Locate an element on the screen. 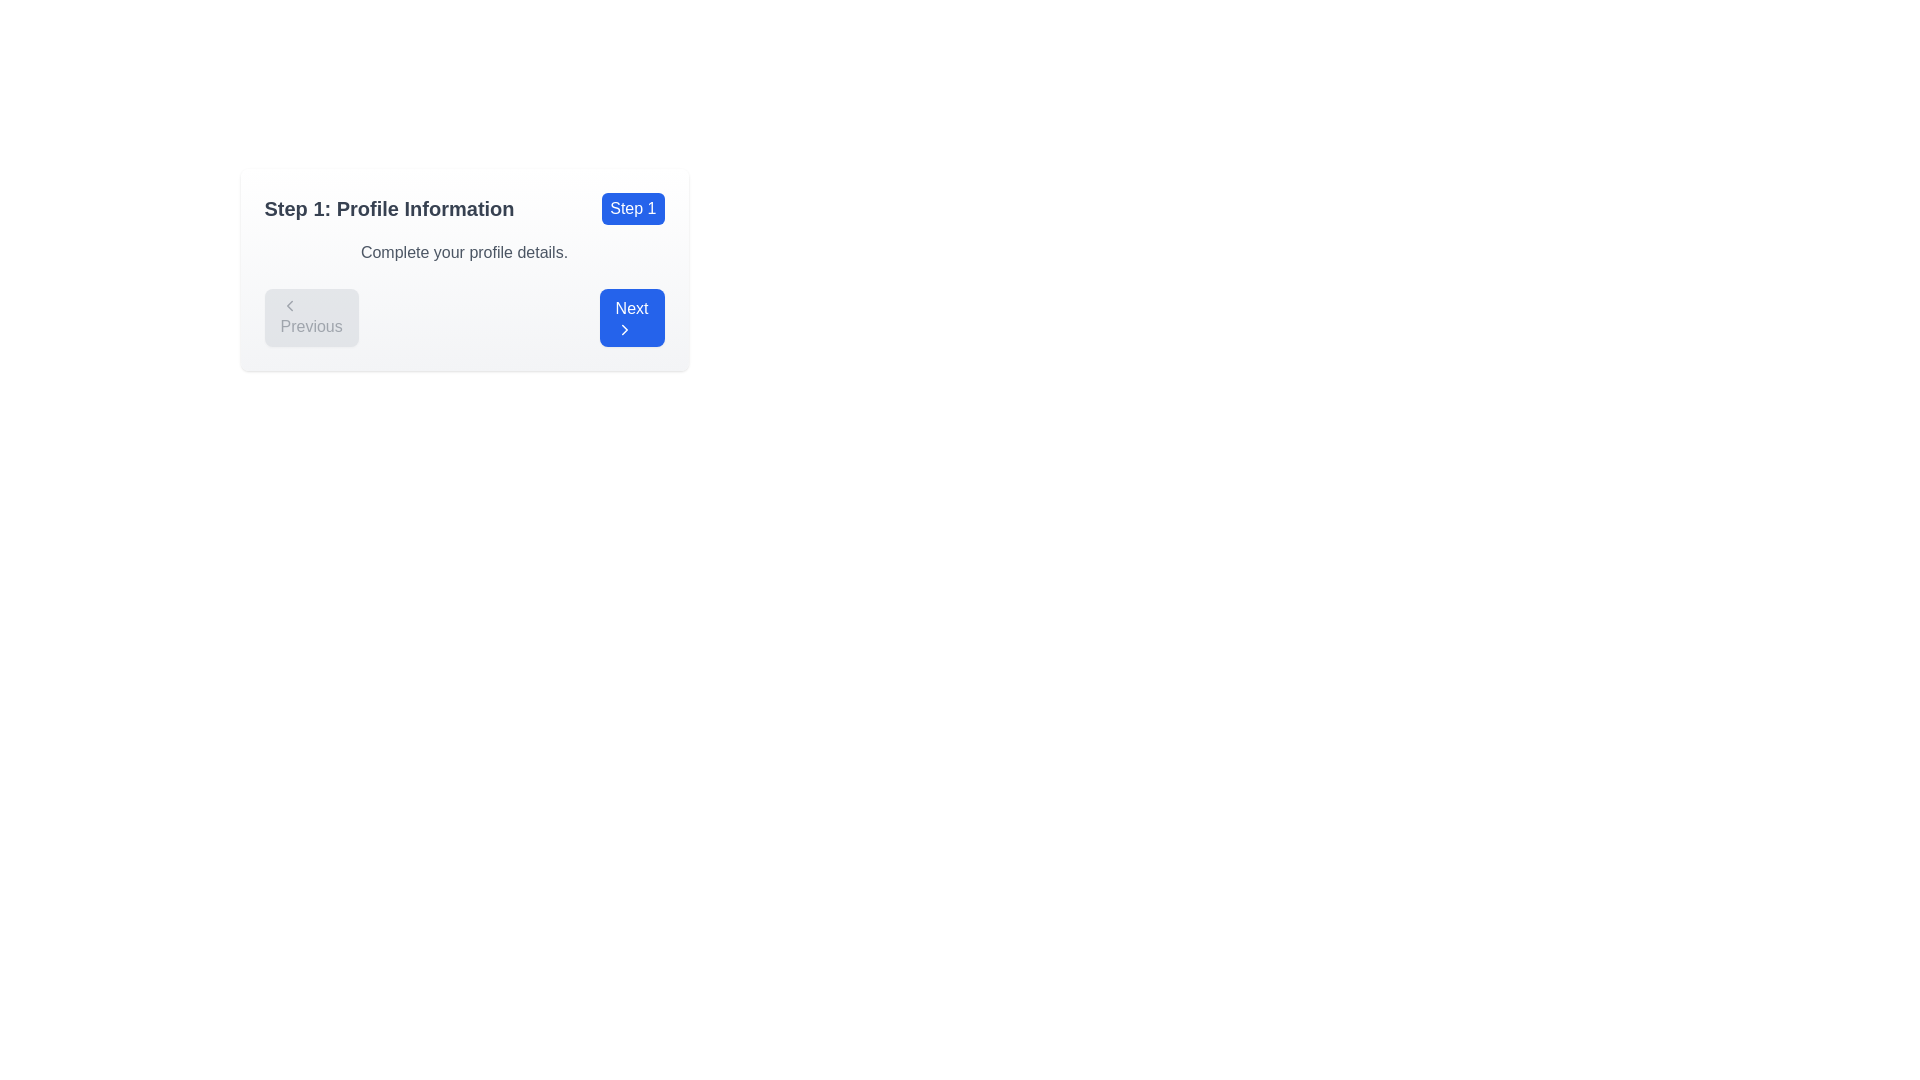  the rightward-pointing chevron arrow icon within the 'Next' button to proceed is located at coordinates (623, 329).